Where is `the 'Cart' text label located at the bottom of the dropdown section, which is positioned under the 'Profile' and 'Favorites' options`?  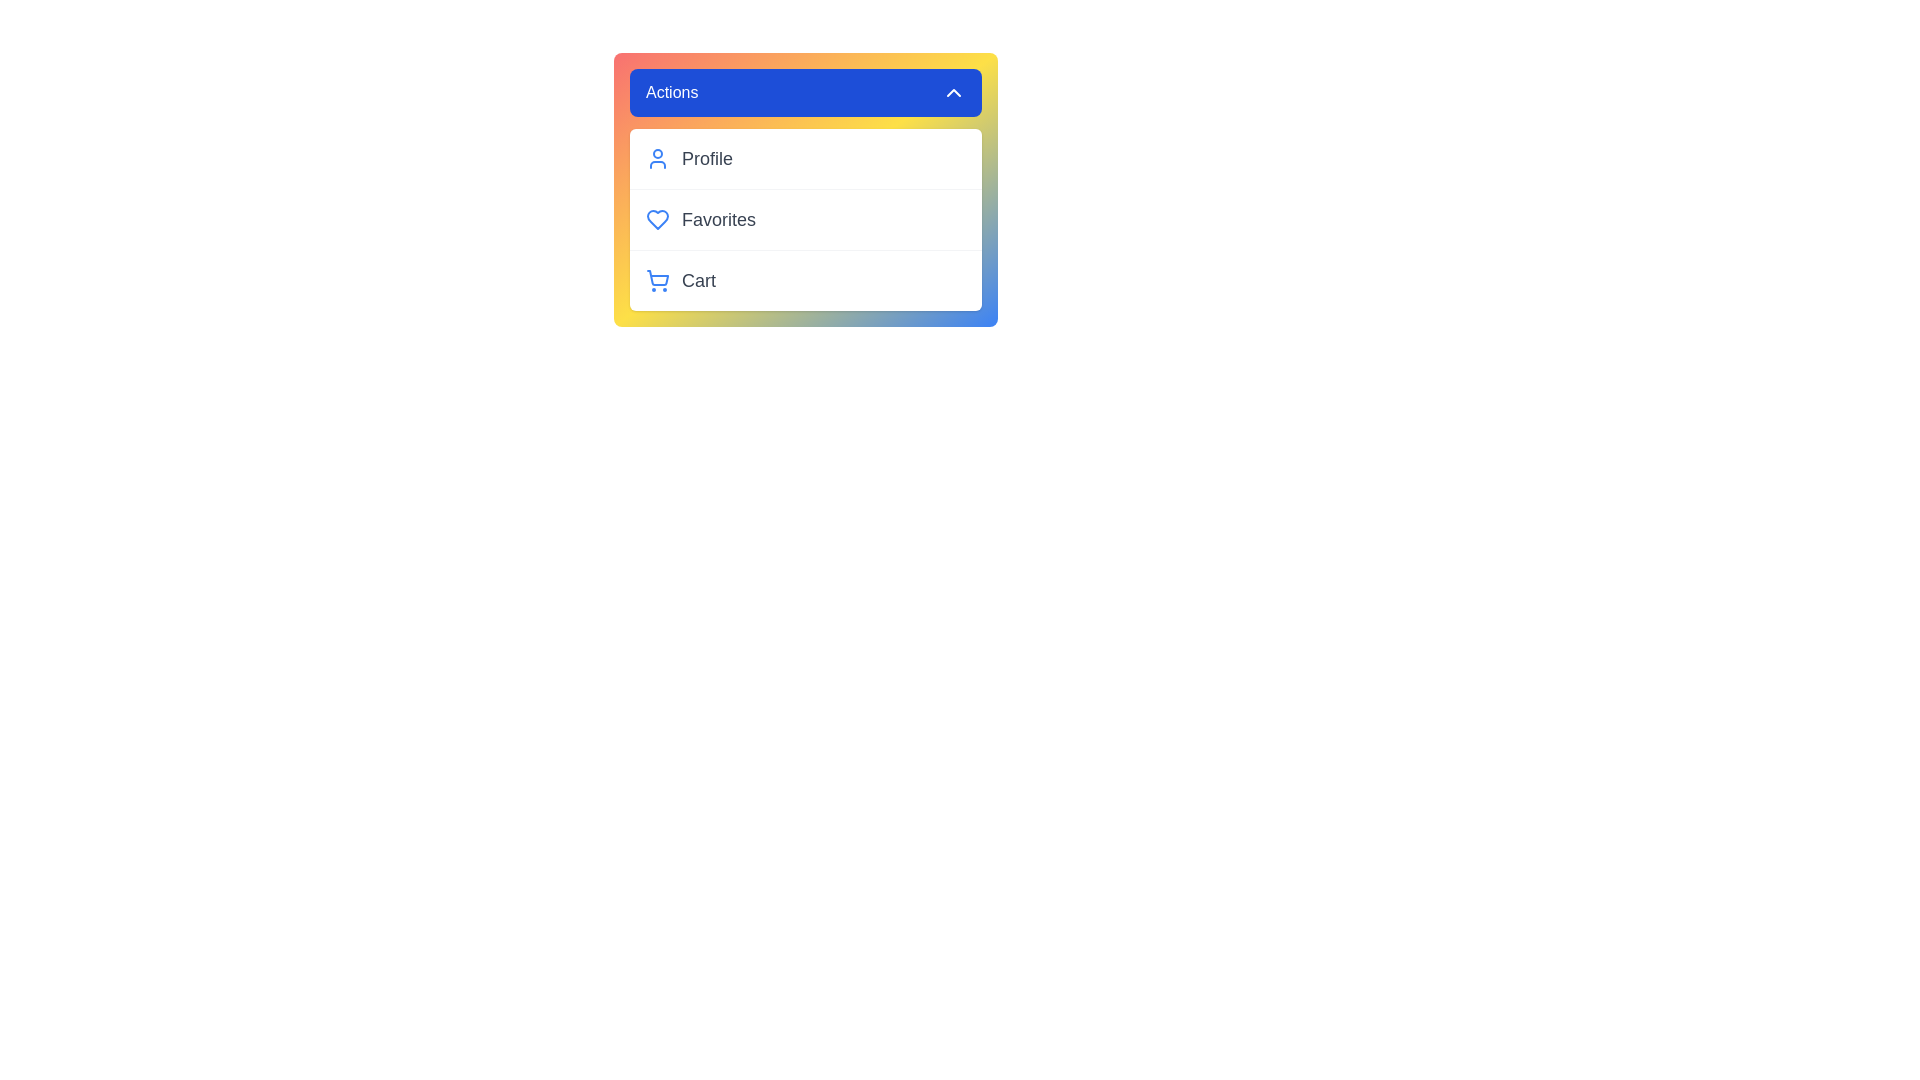
the 'Cart' text label located at the bottom of the dropdown section, which is positioned under the 'Profile' and 'Favorites' options is located at coordinates (699, 281).